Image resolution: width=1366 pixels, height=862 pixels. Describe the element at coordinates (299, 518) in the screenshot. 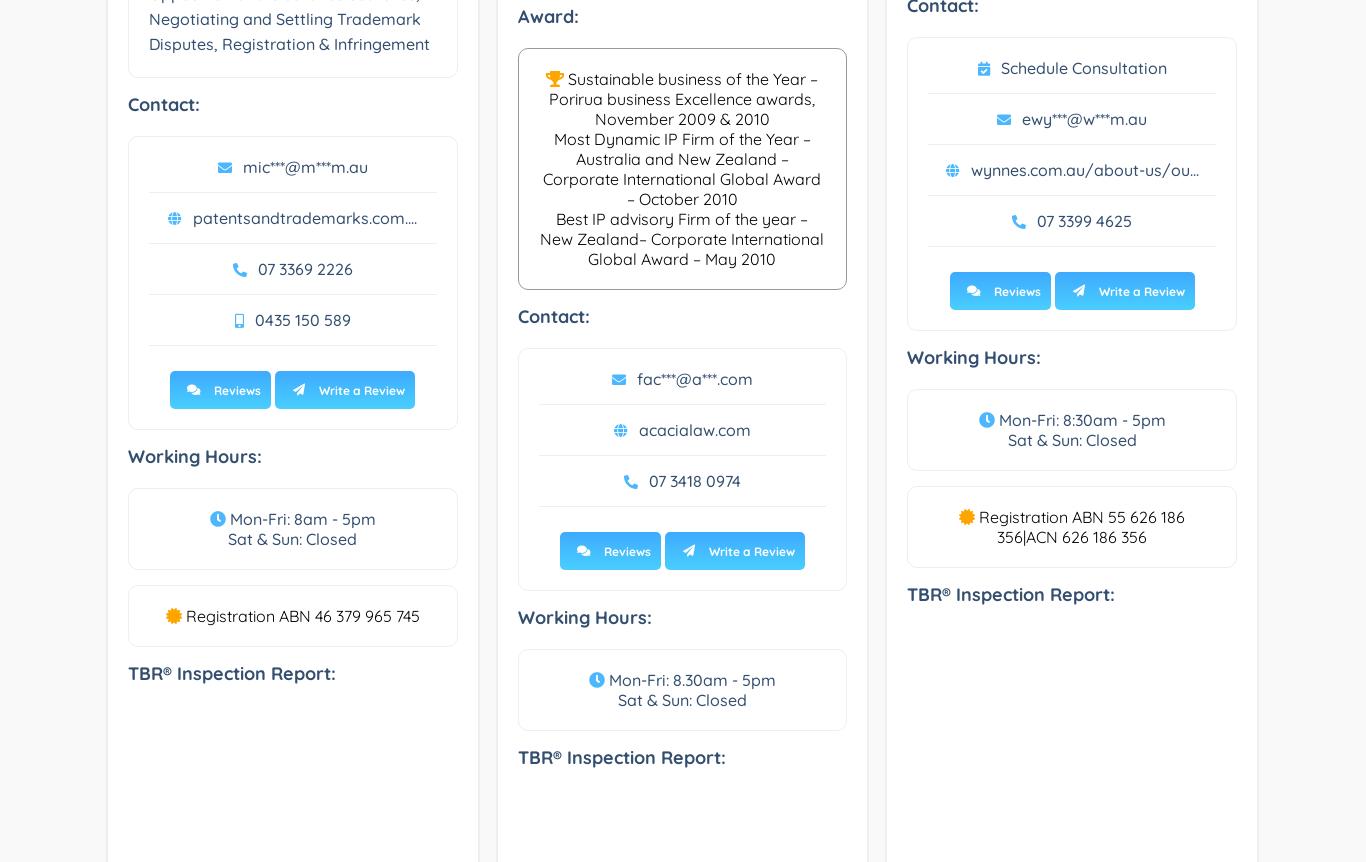

I see `'Mon-Fri: 8am - 5pm'` at that location.